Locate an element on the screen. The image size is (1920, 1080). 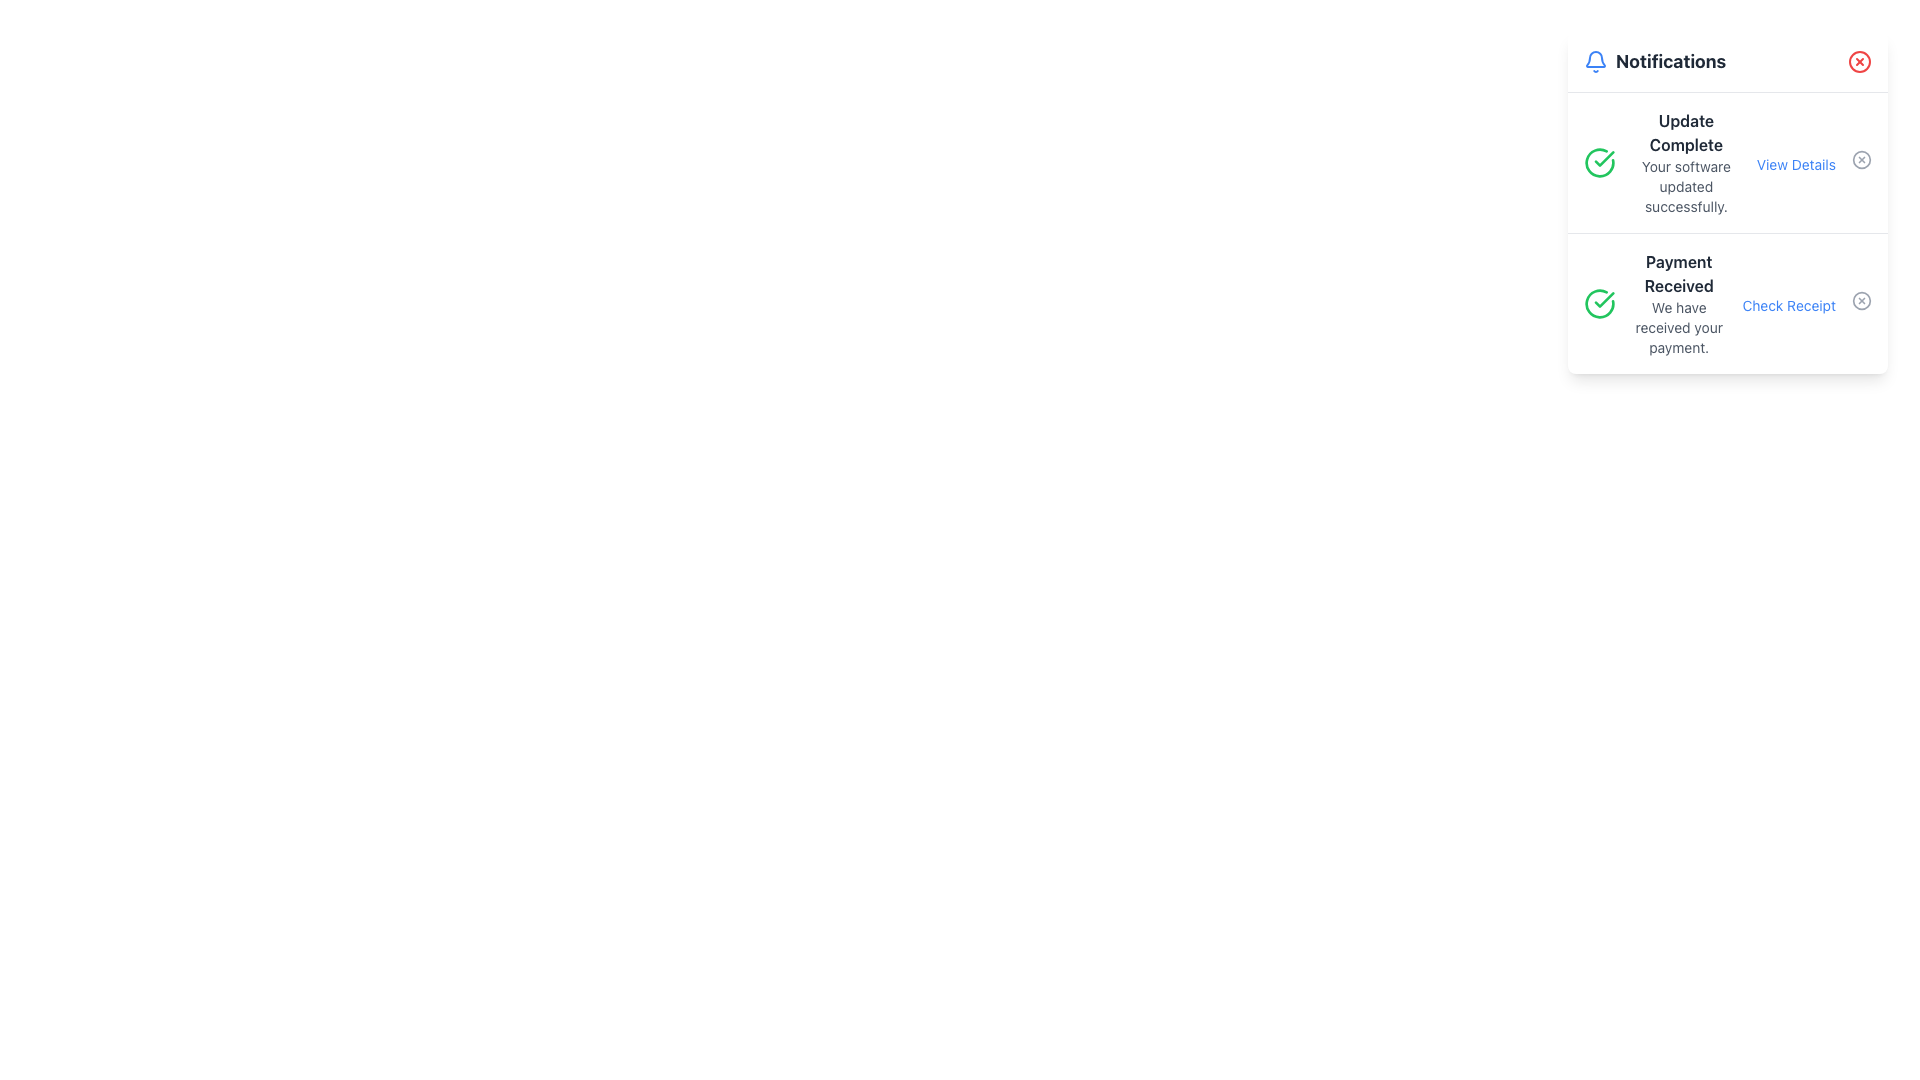
the Text Label that indicates the status of a completed update in the Notifications widget, positioned above the descriptive text 'Your software updated successfully.' is located at coordinates (1685, 132).